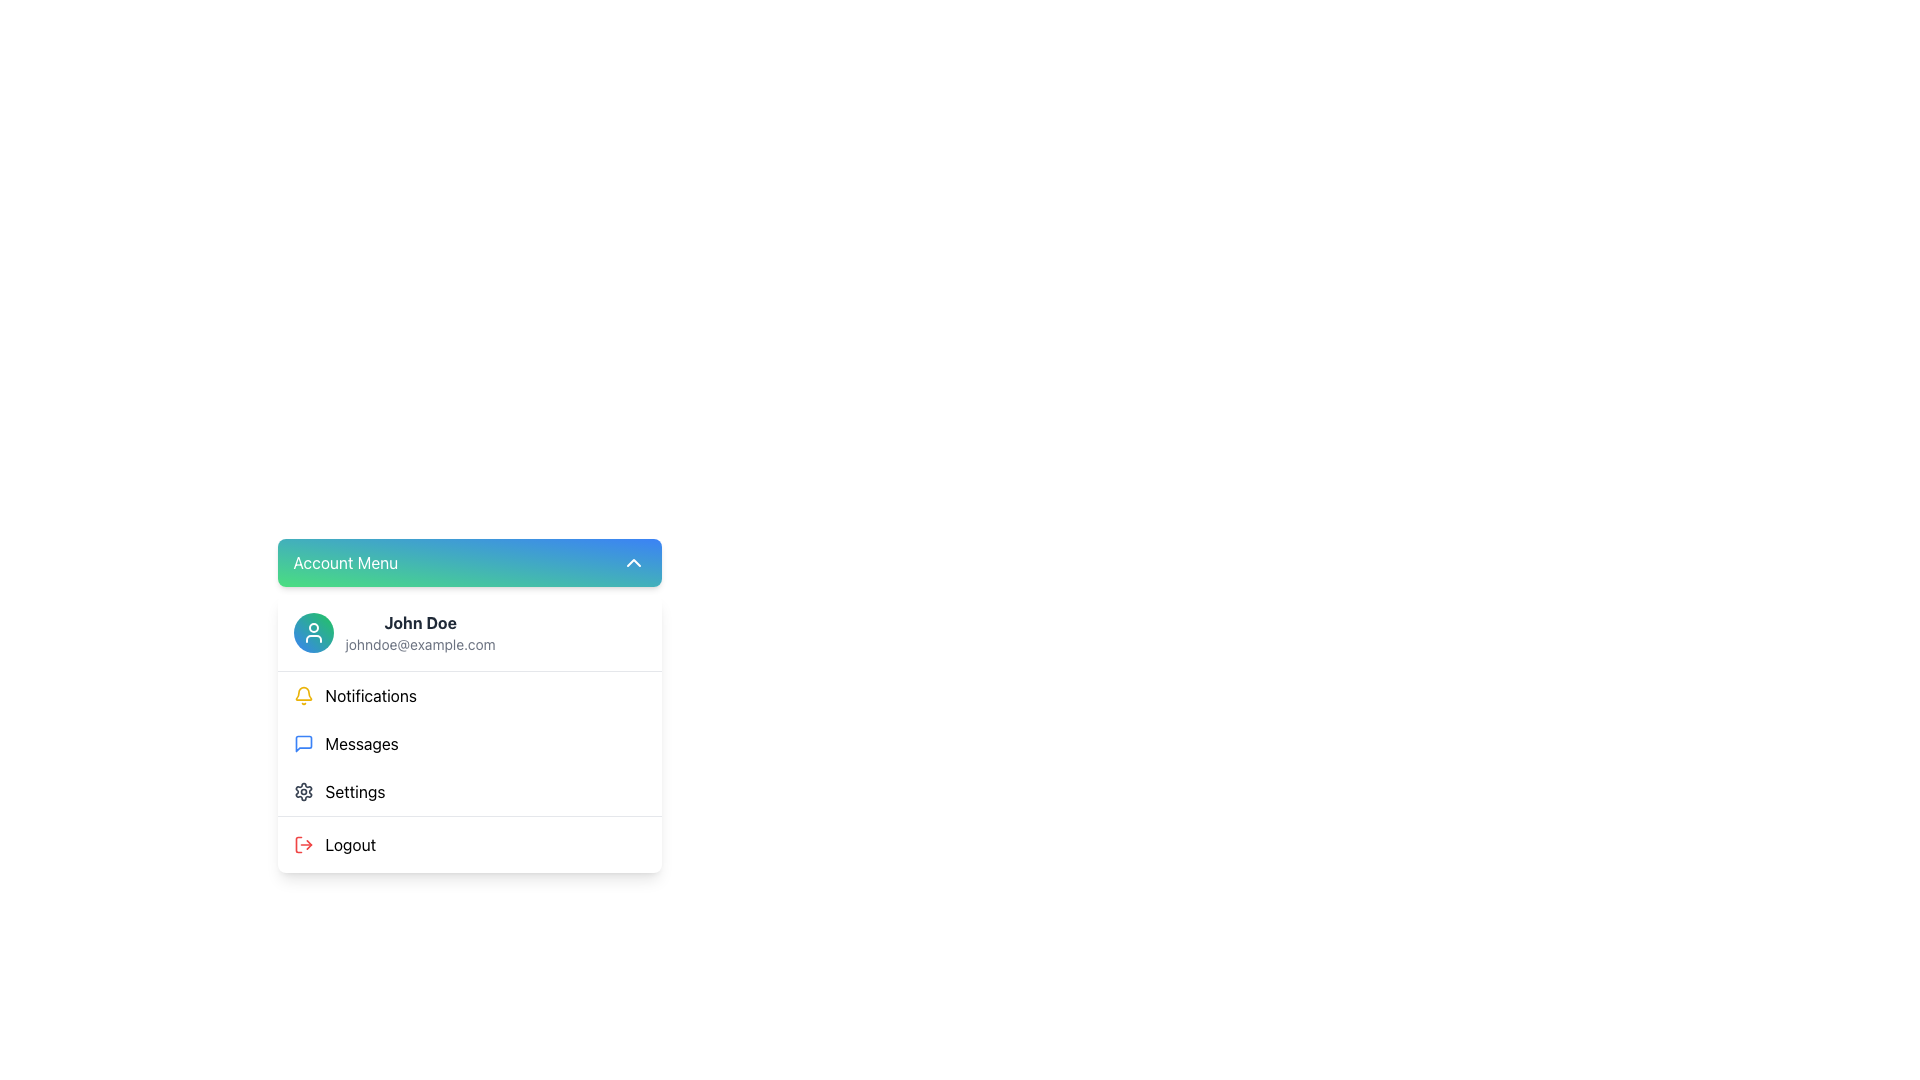 Image resolution: width=1920 pixels, height=1080 pixels. Describe the element at coordinates (419, 632) in the screenshot. I see `text displayed in the Account Menu's Text Display, which shows the name and email address of the current user, located to the right of the user icon` at that location.